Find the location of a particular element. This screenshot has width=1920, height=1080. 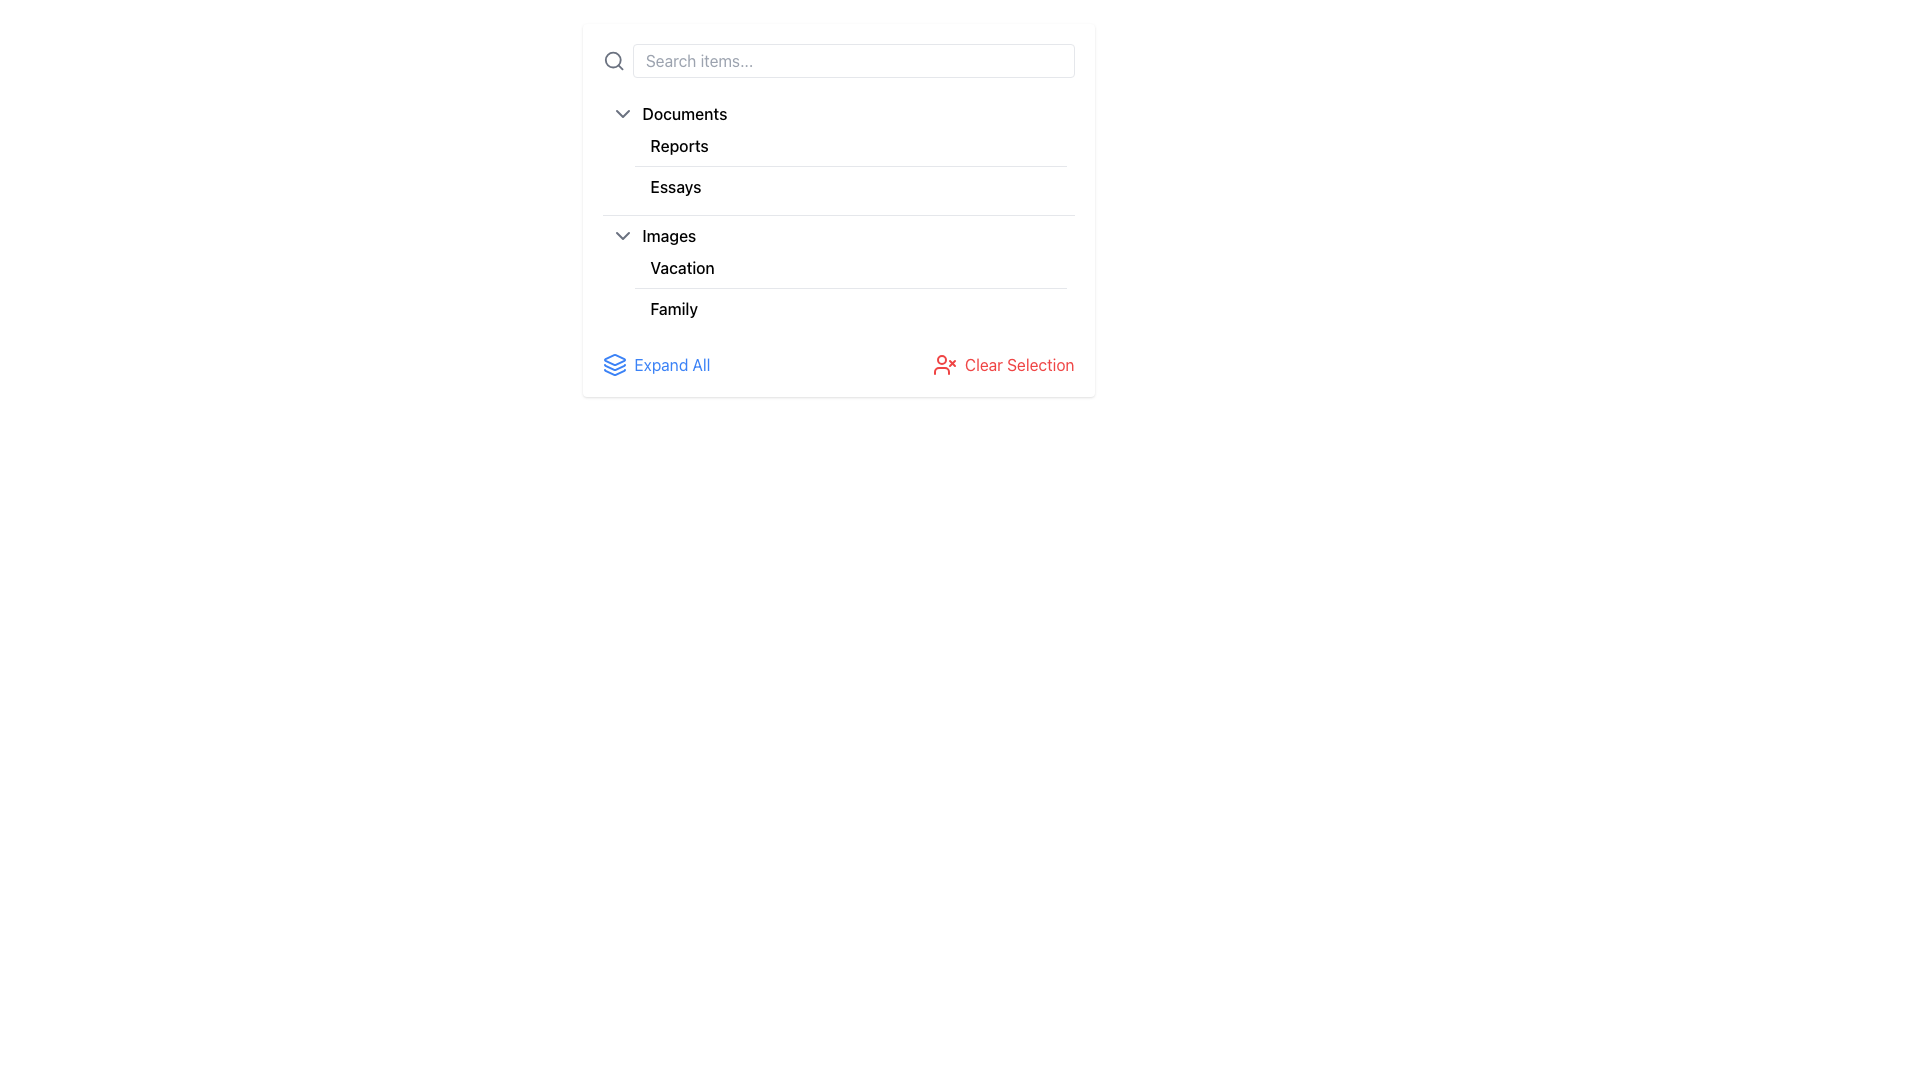

the second layer of the stacked layers icon, which is a curved shape with a symmetrical outline is located at coordinates (613, 367).